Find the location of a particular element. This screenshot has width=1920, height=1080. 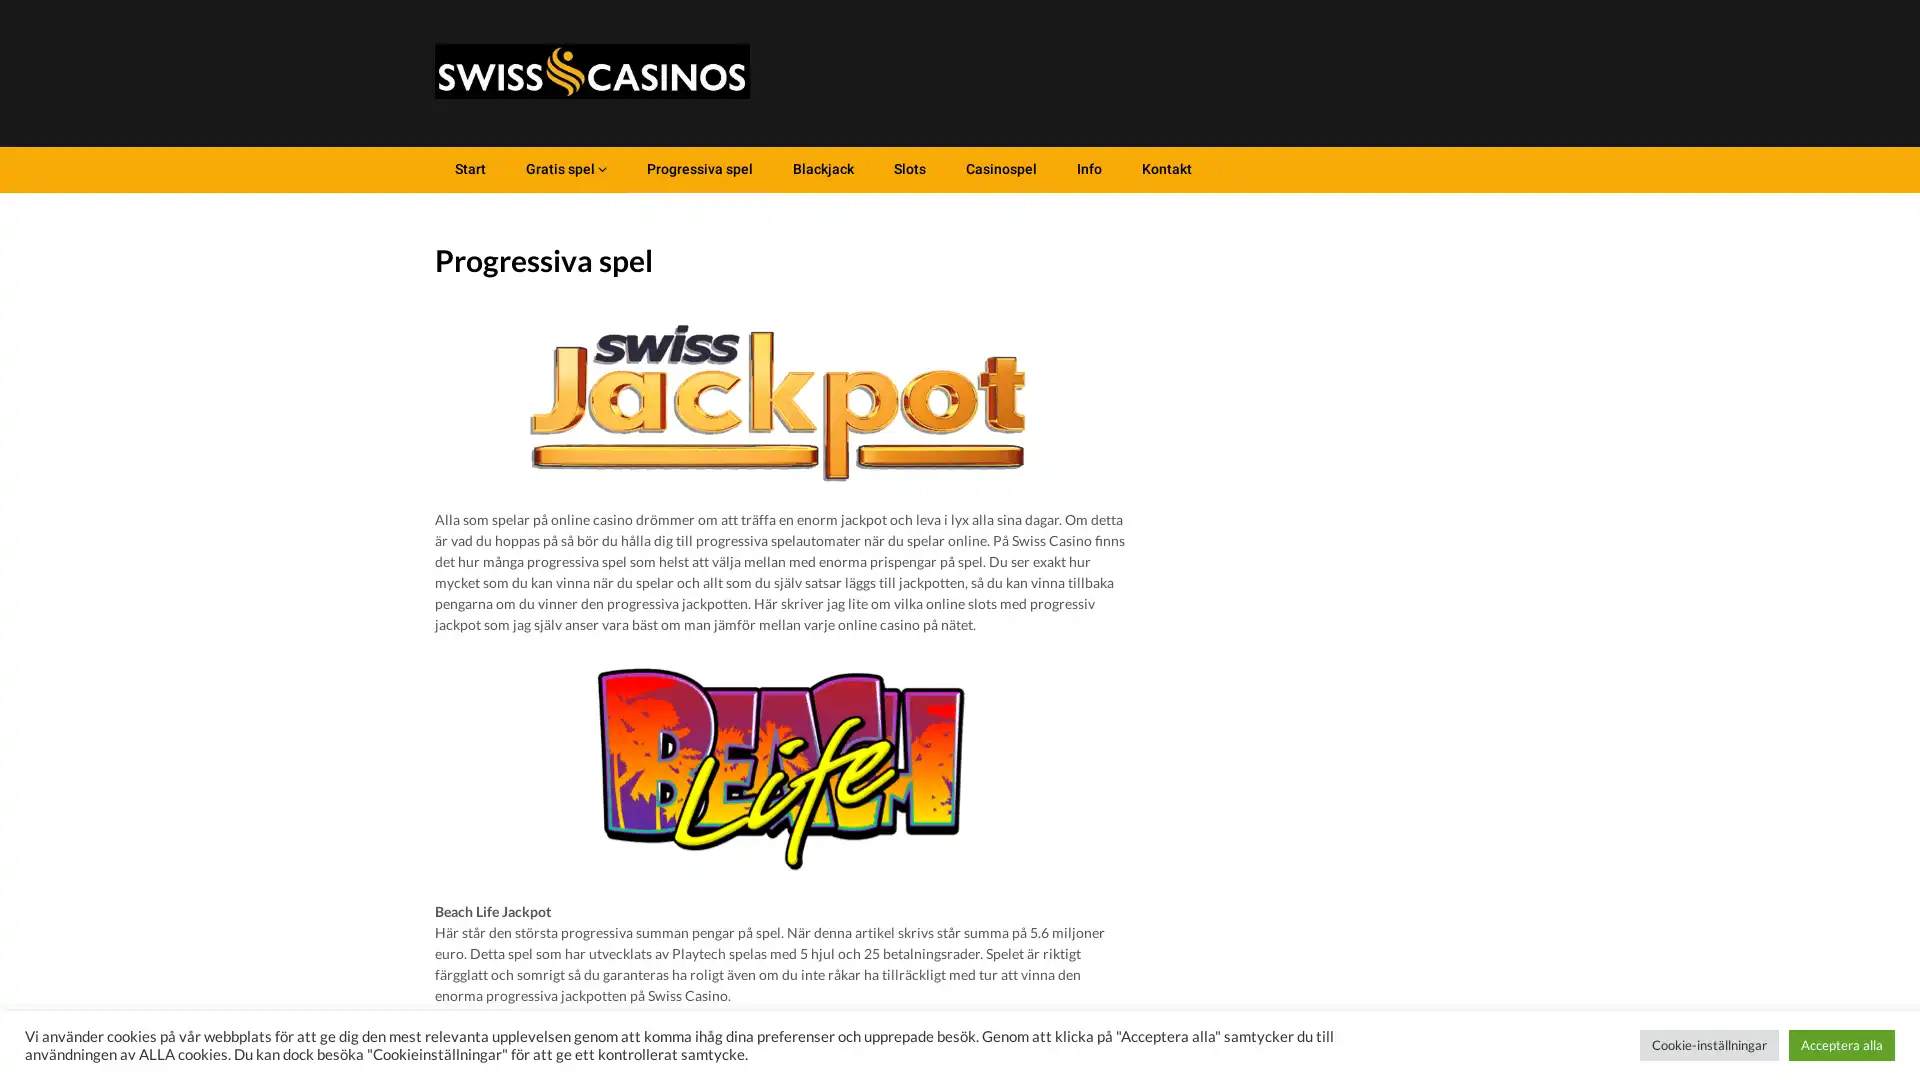

Cookie-installningar is located at coordinates (1708, 1044).